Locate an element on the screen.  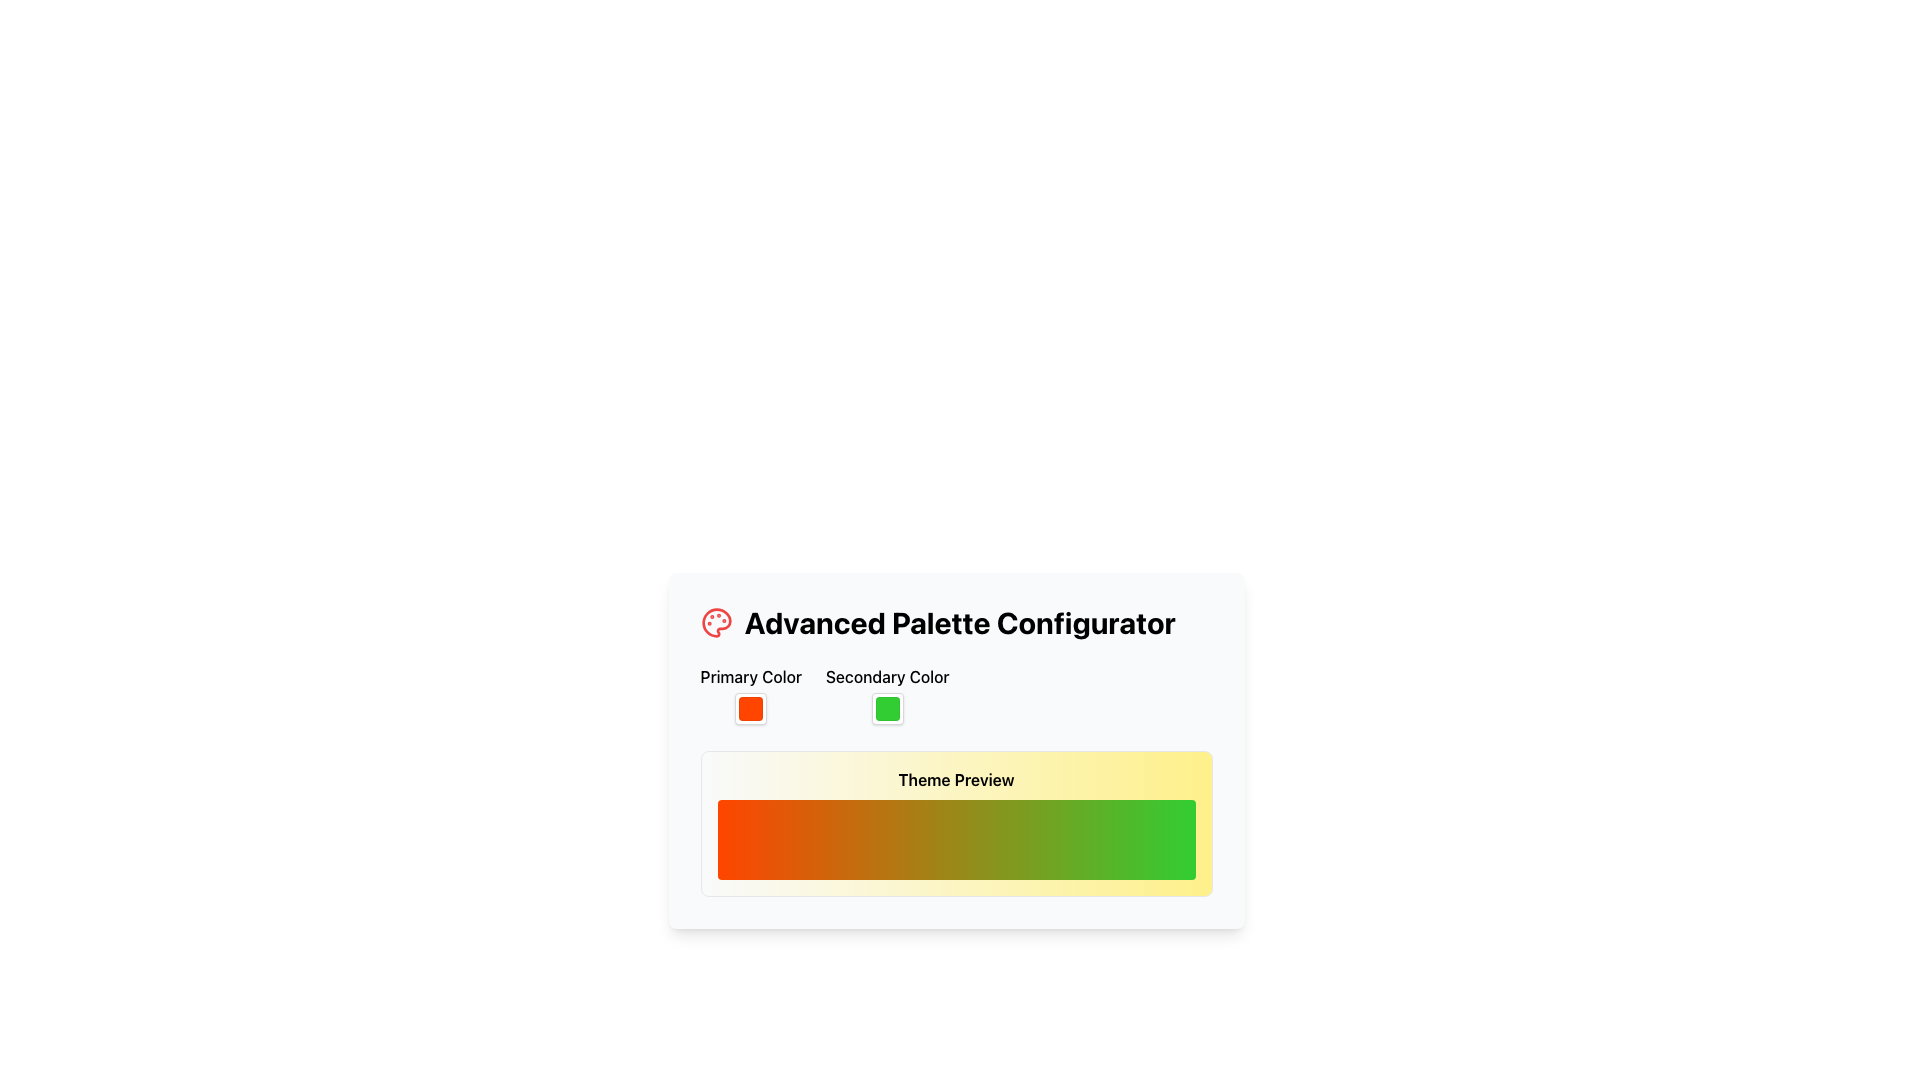
the vivid green Color Picker Button located in the 'Advanced Palette Configurator' section is located at coordinates (886, 708).